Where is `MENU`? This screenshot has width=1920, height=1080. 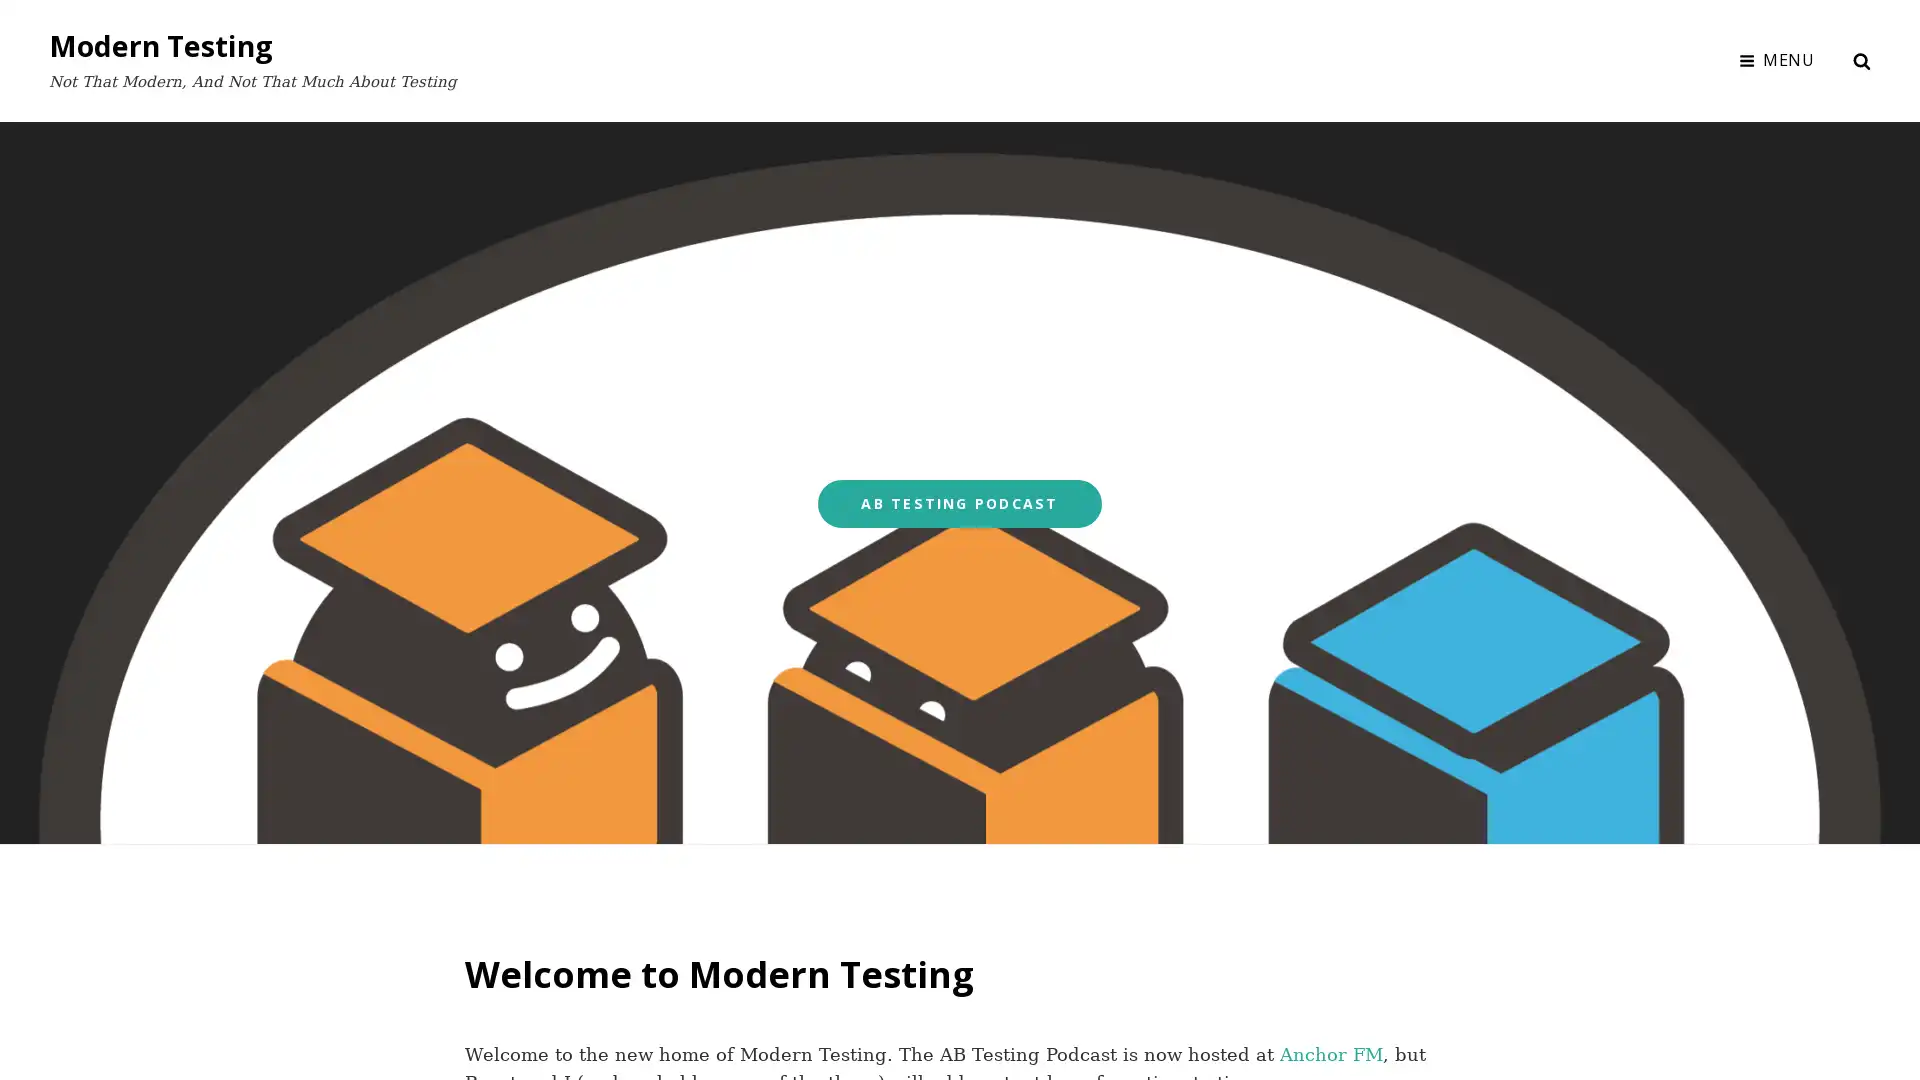
MENU is located at coordinates (1776, 59).